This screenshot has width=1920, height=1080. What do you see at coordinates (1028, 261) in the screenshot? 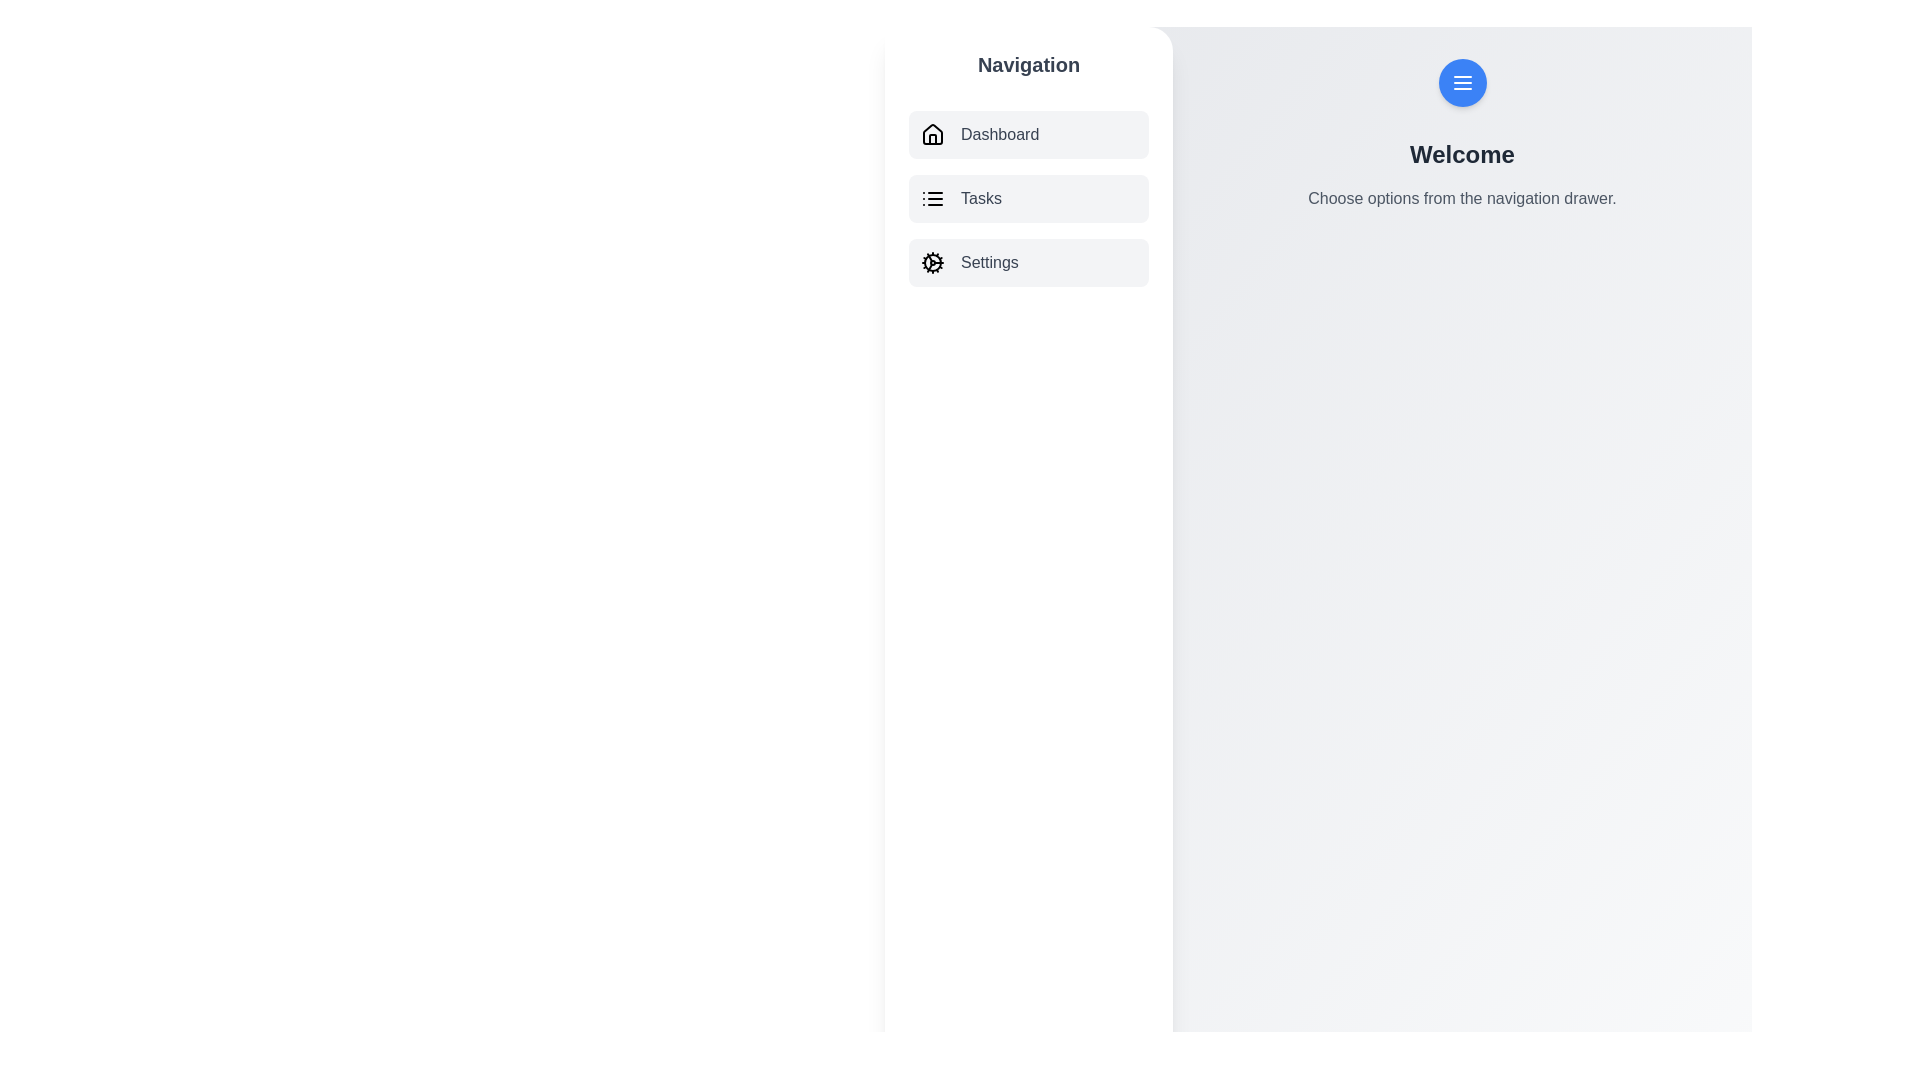
I see `the navigation item Settings from the drawer` at bounding box center [1028, 261].